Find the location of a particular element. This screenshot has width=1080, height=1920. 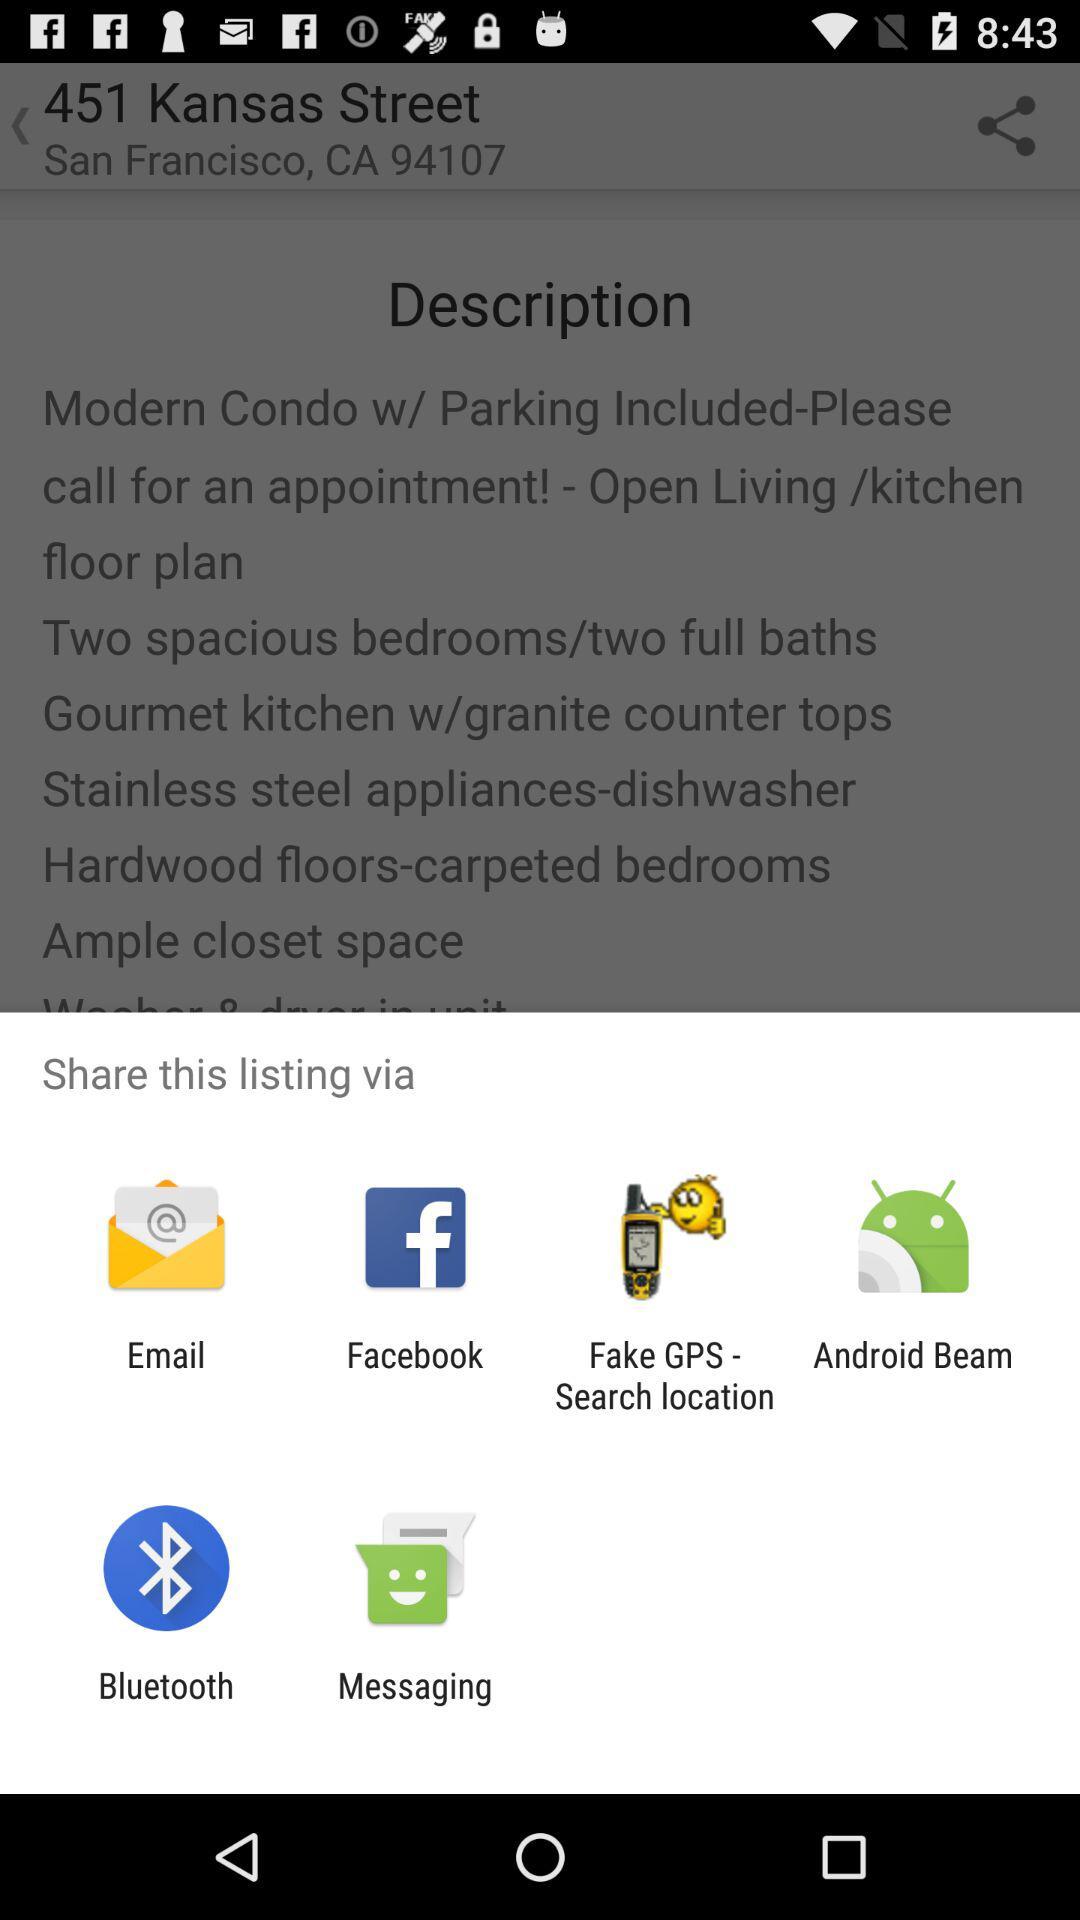

the app to the right of facebook item is located at coordinates (664, 1374).